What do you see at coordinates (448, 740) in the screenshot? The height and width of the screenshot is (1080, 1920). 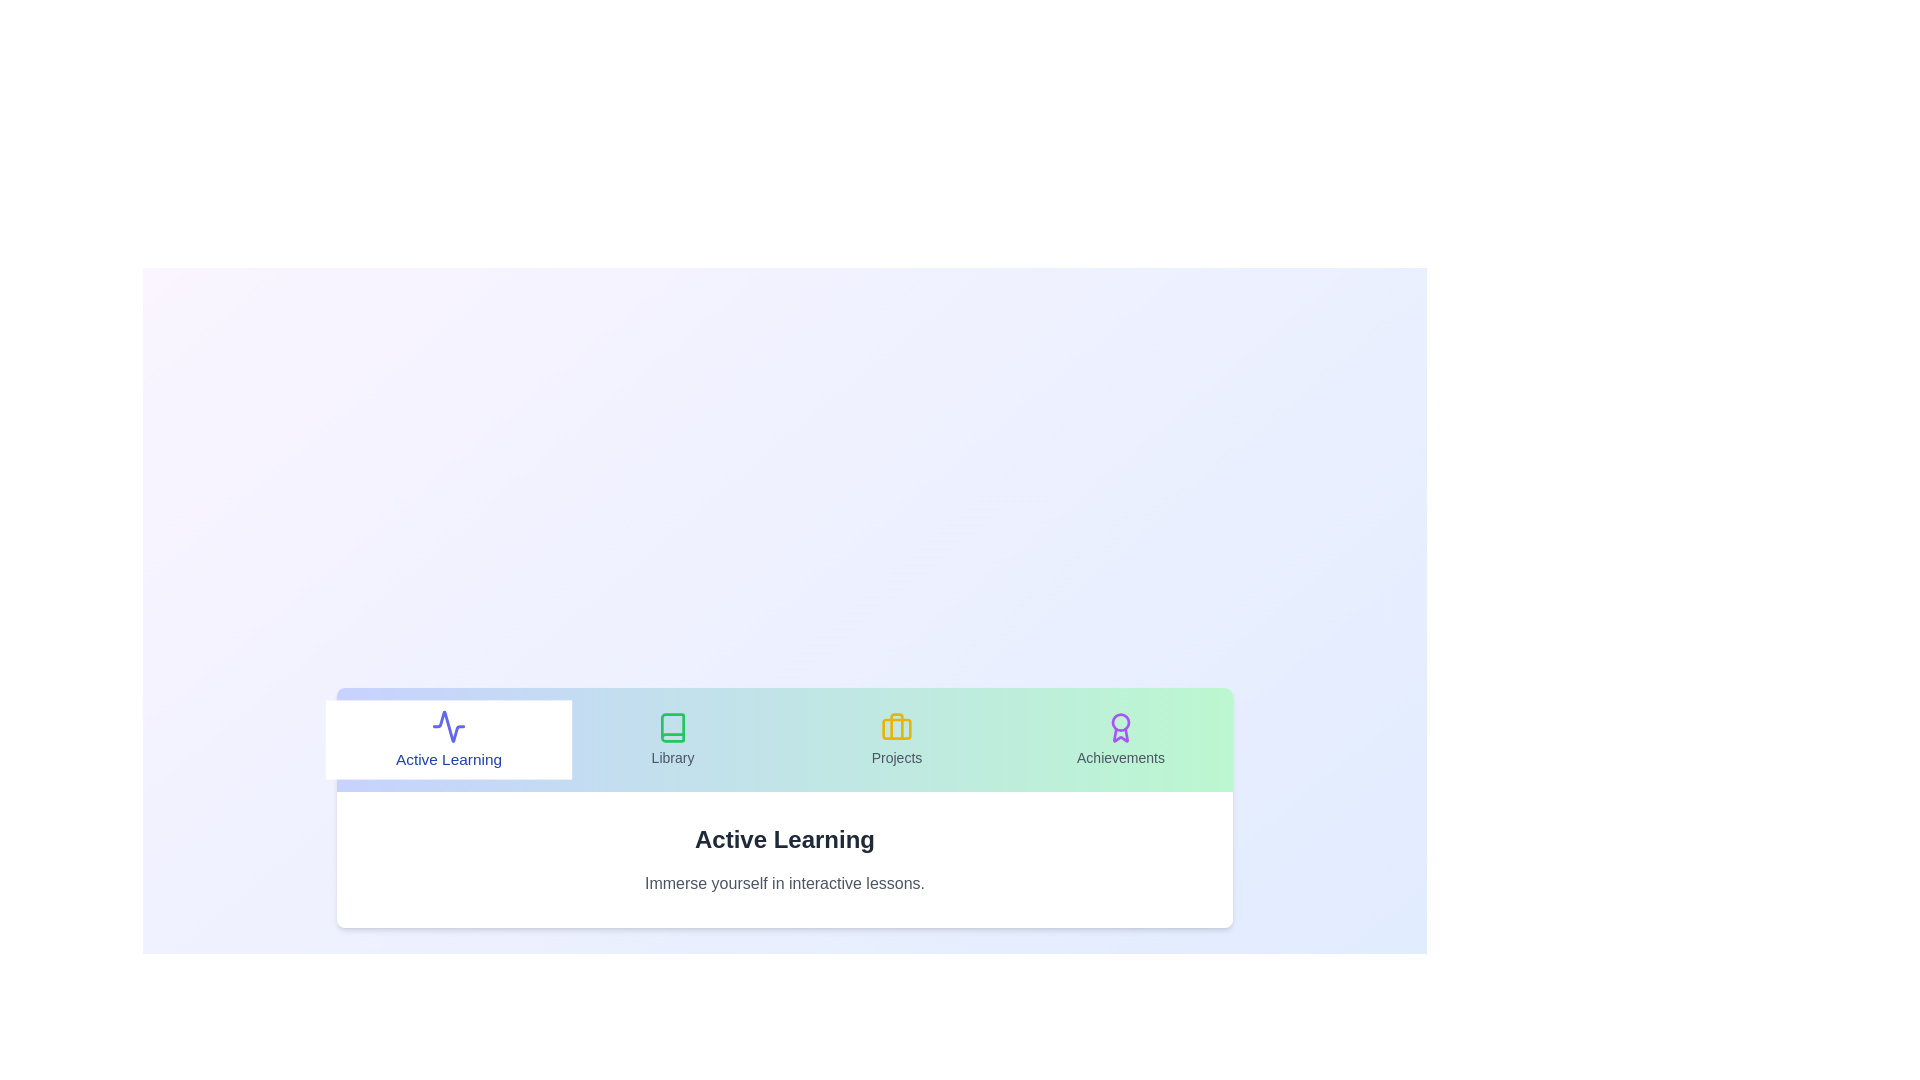 I see `the tab labeled Active Learning to observe its hover effect` at bounding box center [448, 740].